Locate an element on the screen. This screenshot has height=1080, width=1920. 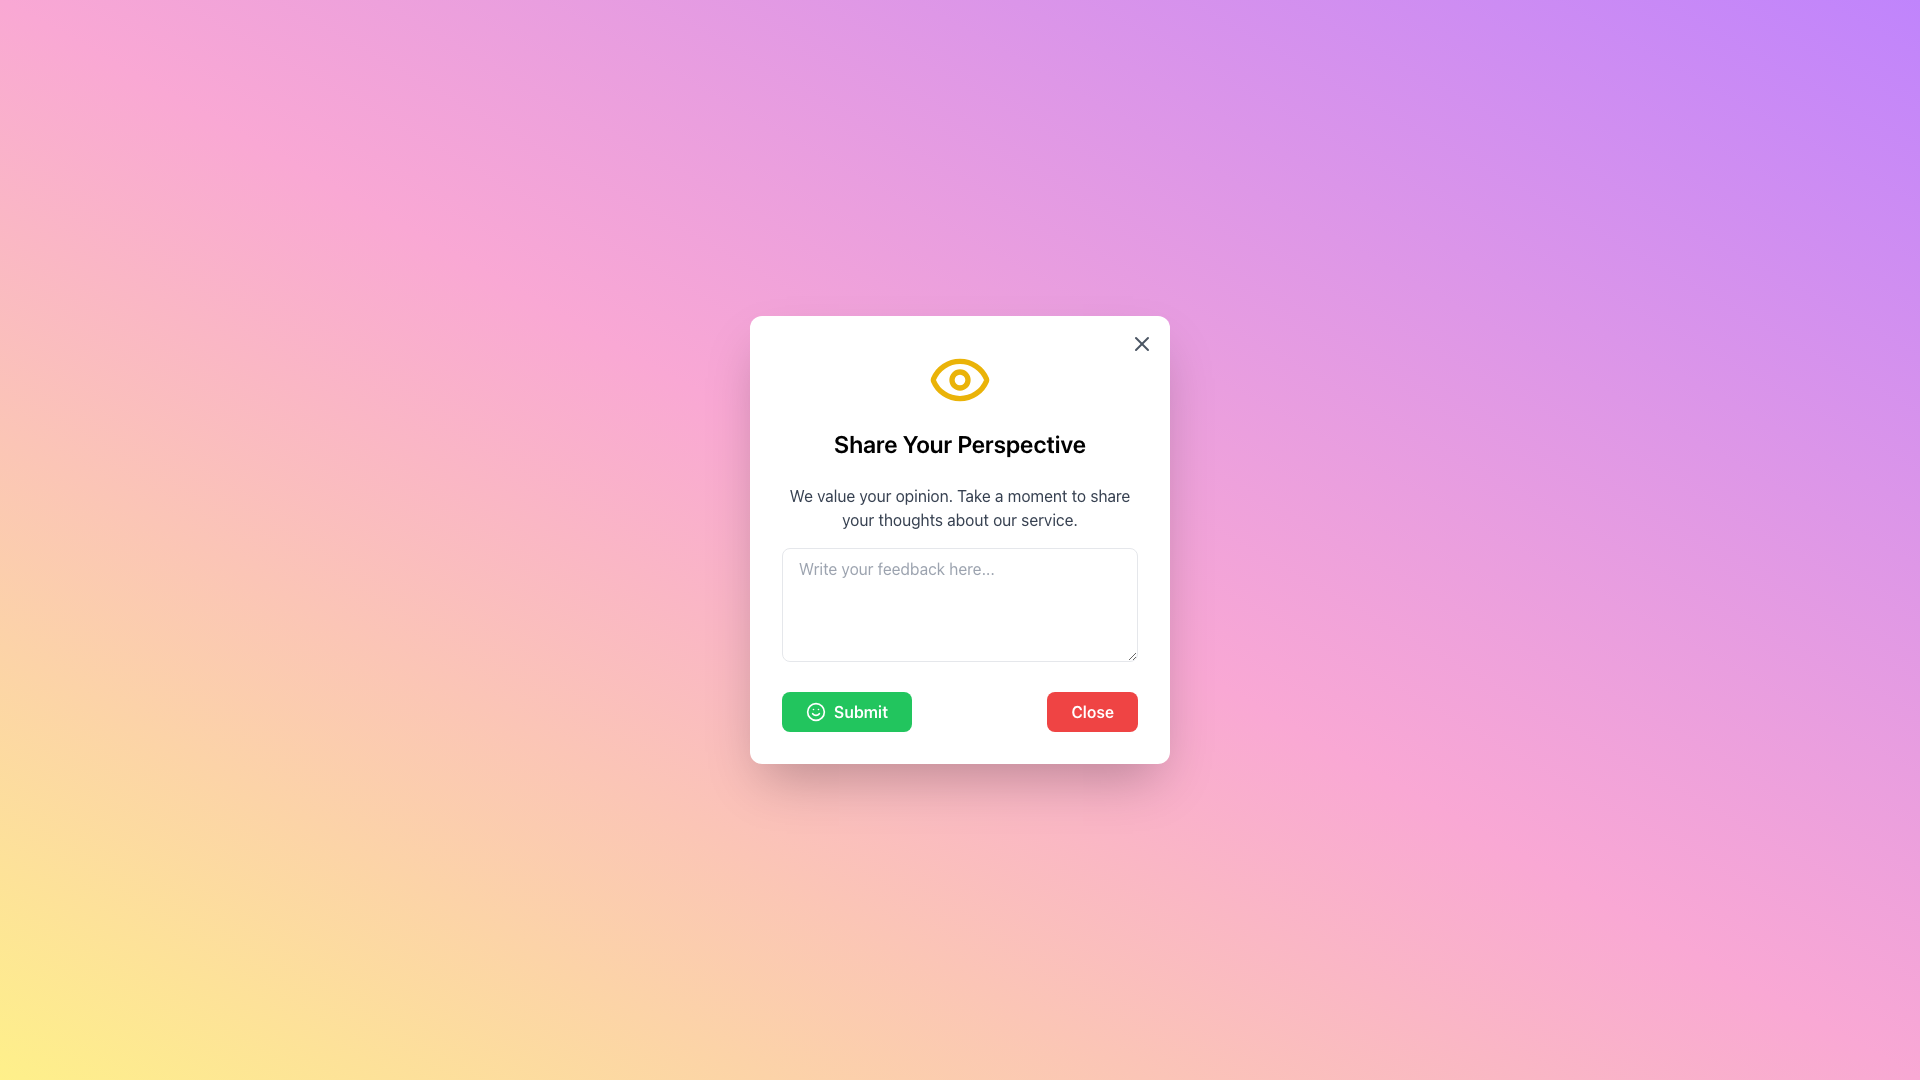
text from the large text label that says 'Share Your Perspective', which is bold and clearly visible, positioned below an eye icon in the dialog box is located at coordinates (960, 442).